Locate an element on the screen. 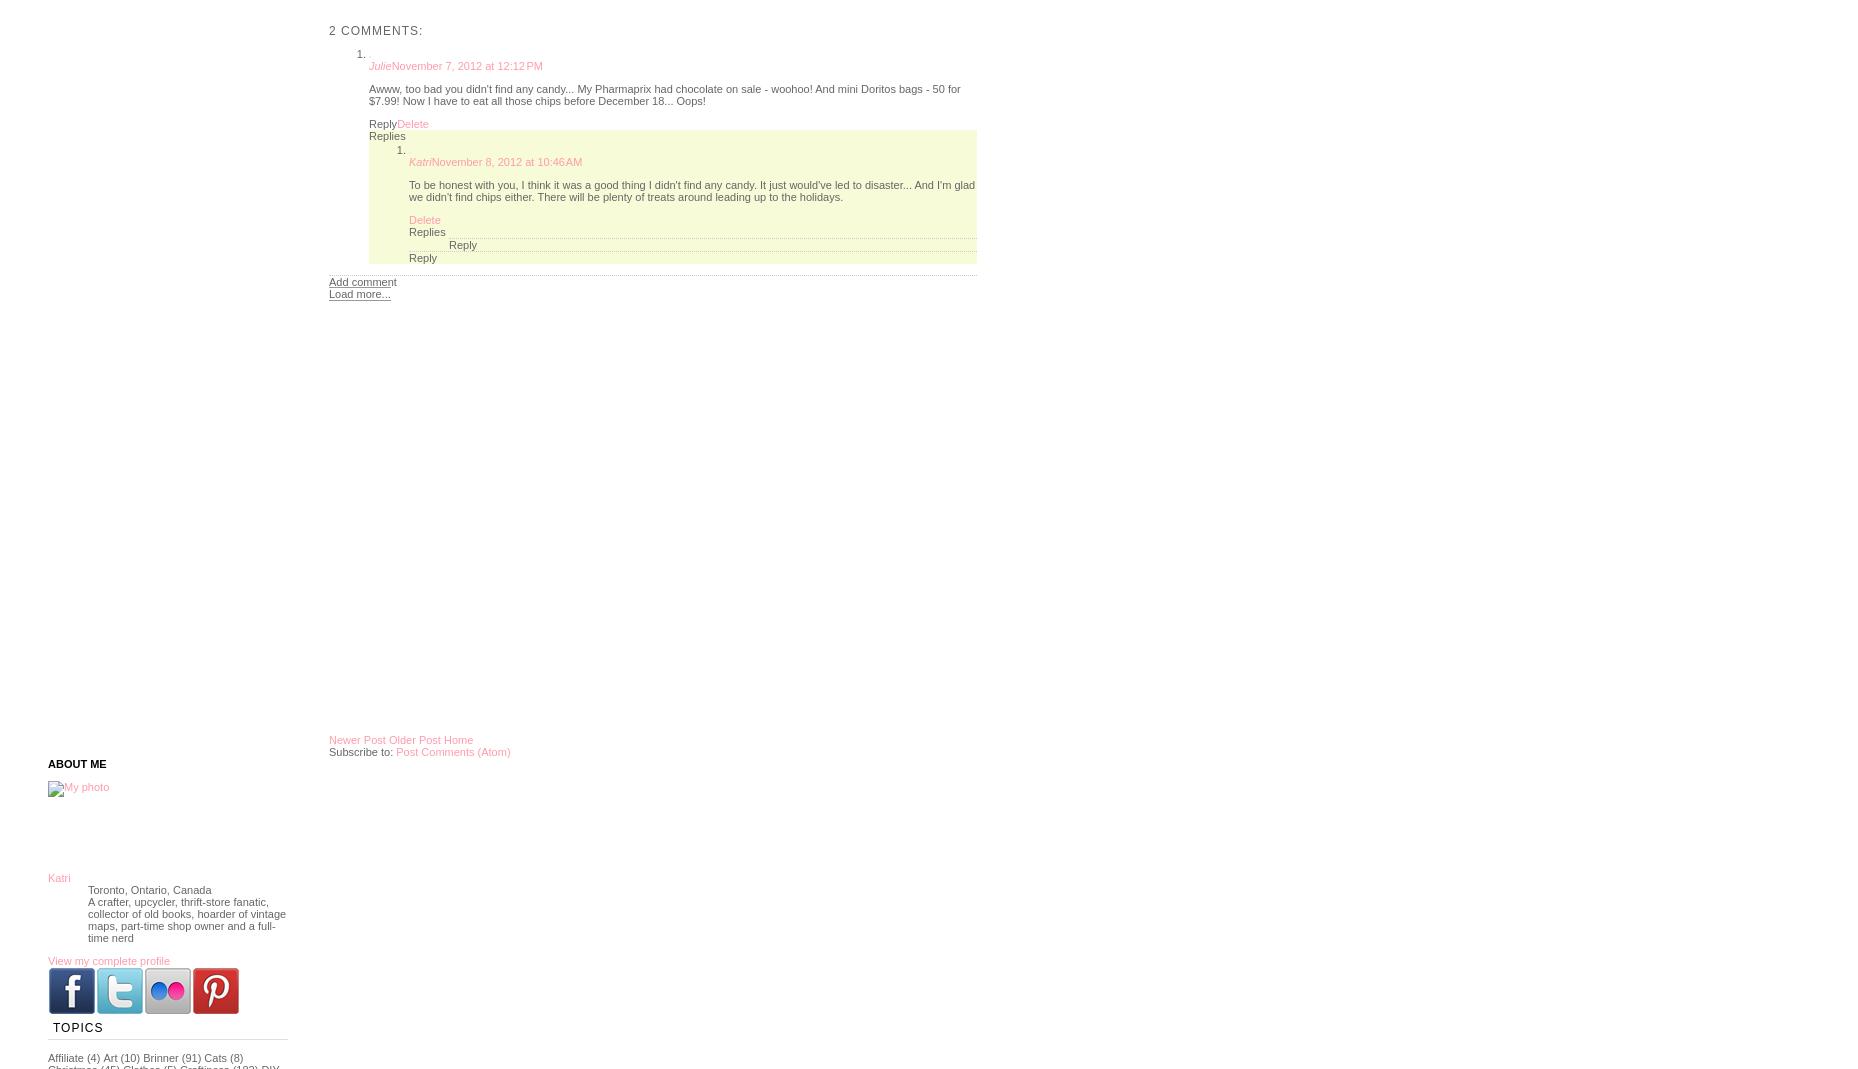 The image size is (1858, 1069). 'Topics' is located at coordinates (77, 1027).